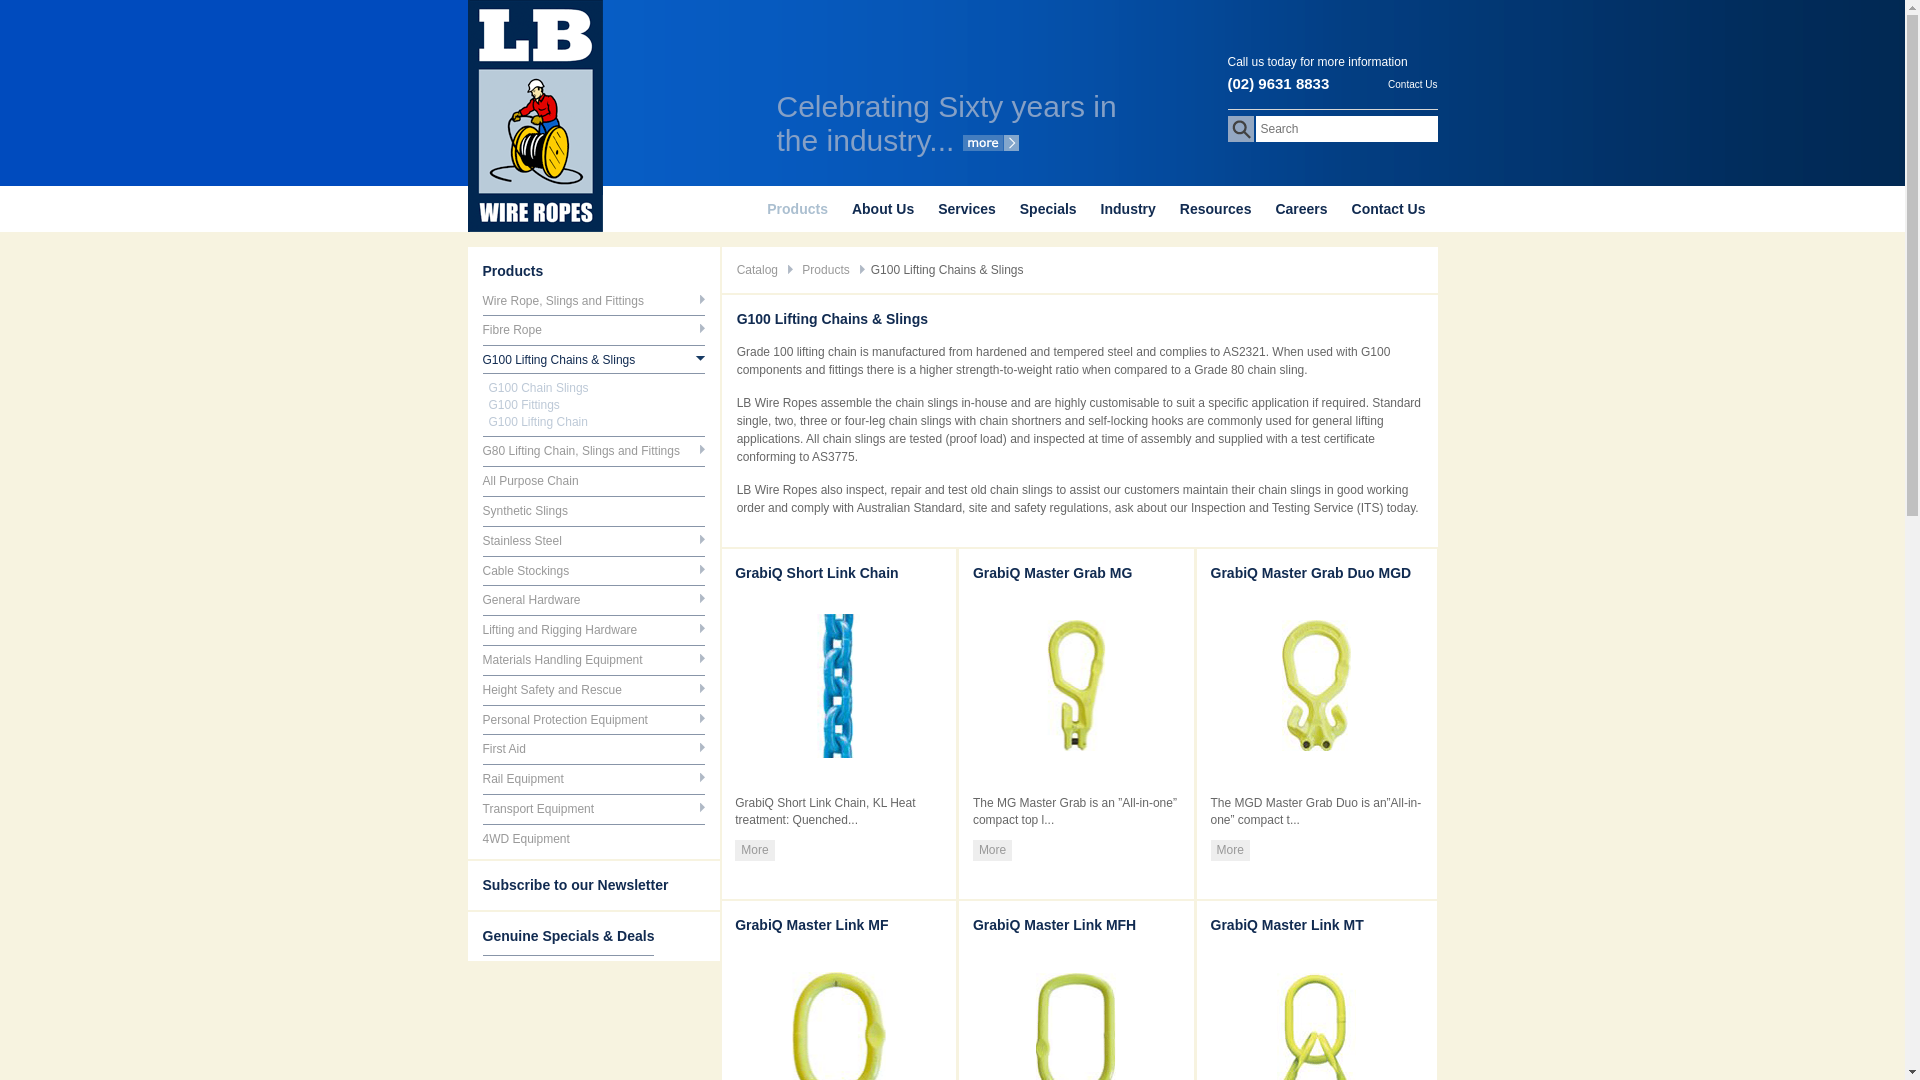  I want to click on 'Specials', so click(1047, 208).